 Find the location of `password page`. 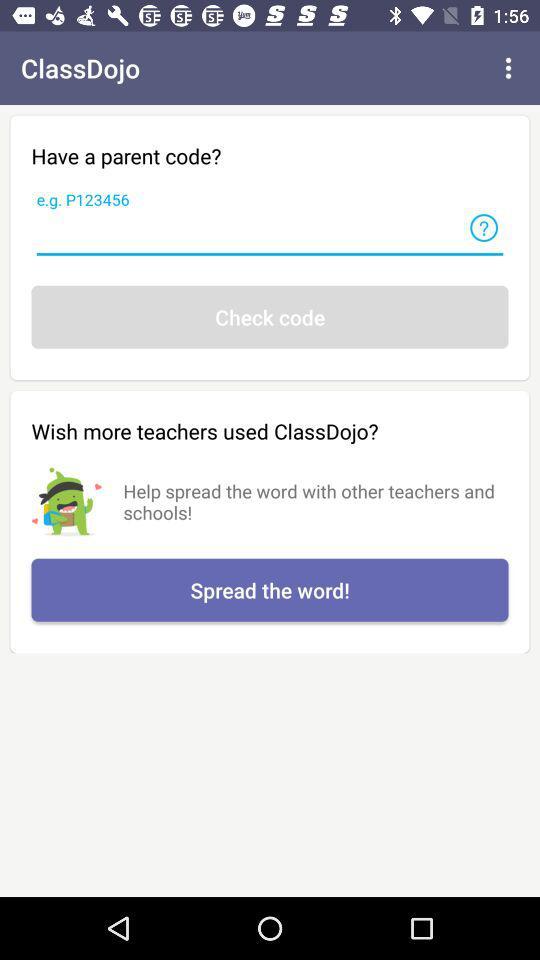

password page is located at coordinates (270, 235).